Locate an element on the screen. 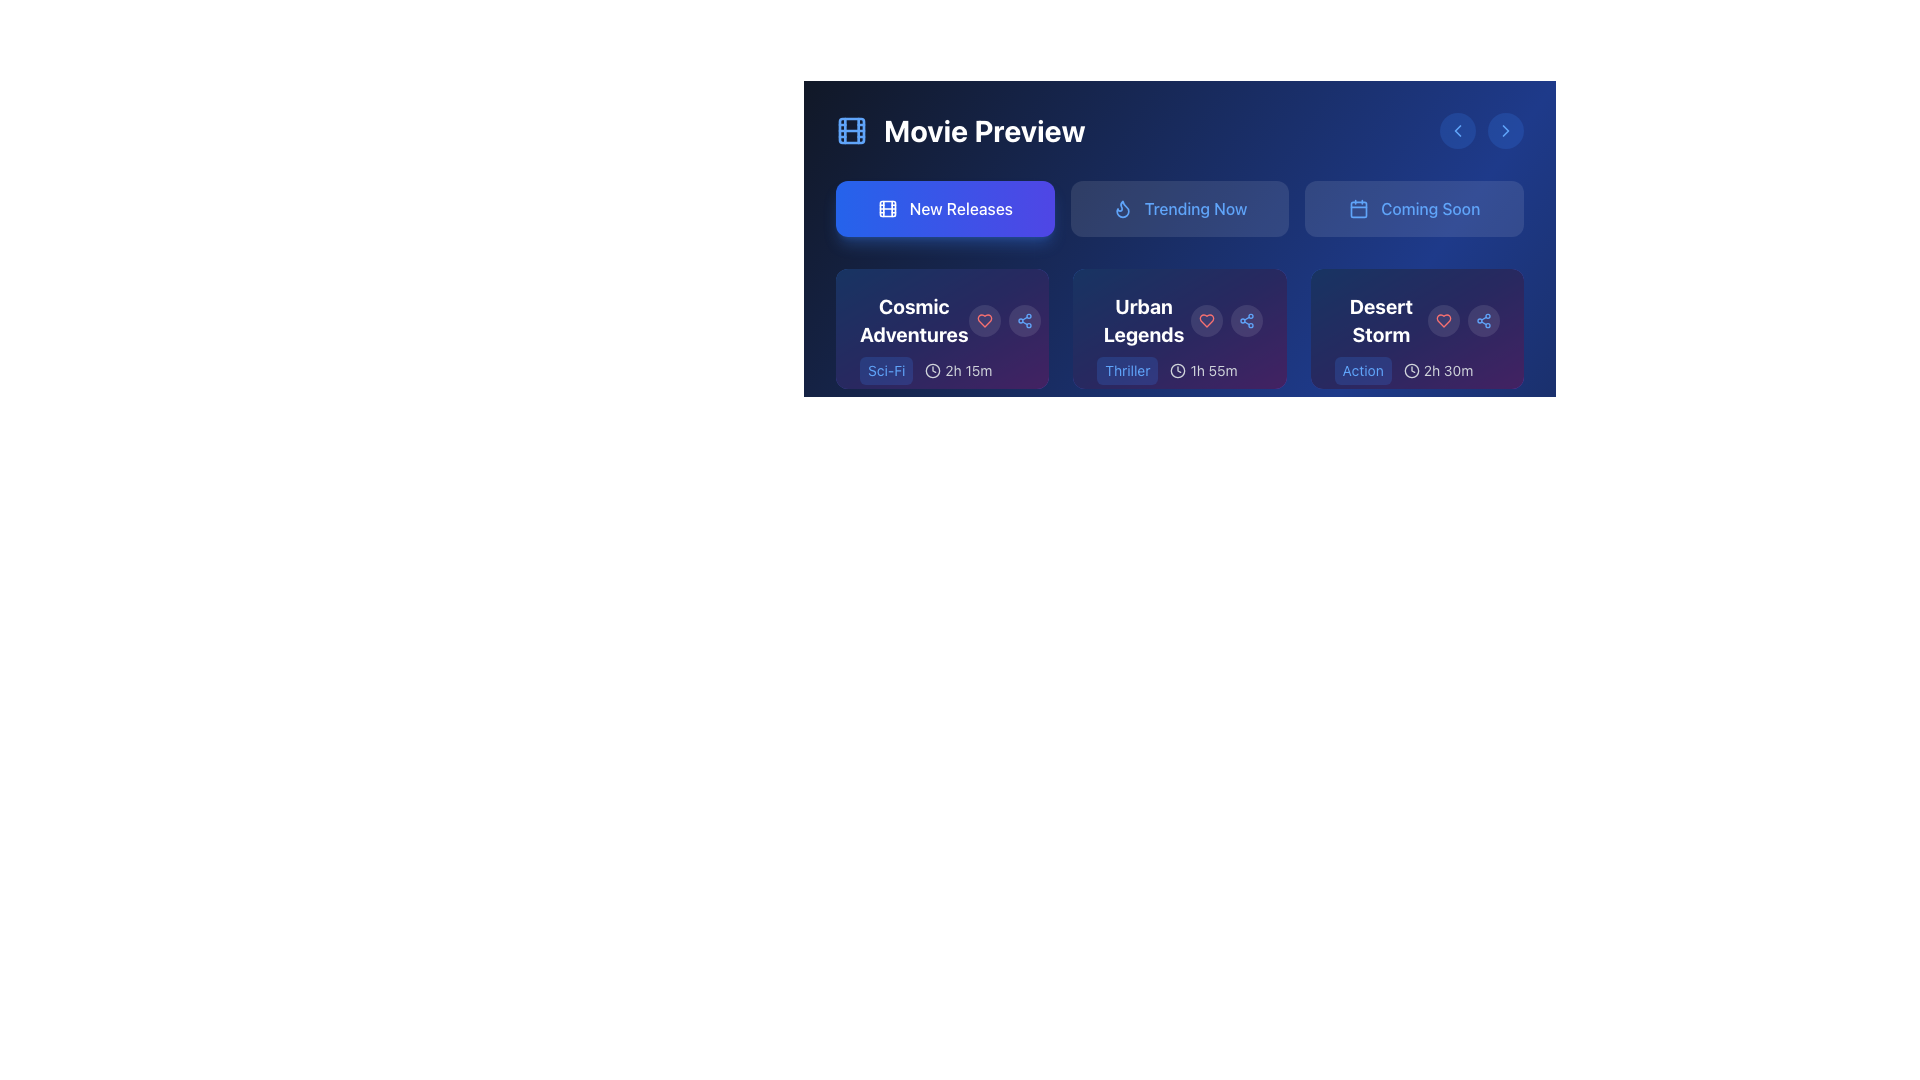 Image resolution: width=1920 pixels, height=1080 pixels. the second button in a horizontal row of three buttons, located below the 'Movie Preview' title, to observe its hover effects is located at coordinates (1180, 208).